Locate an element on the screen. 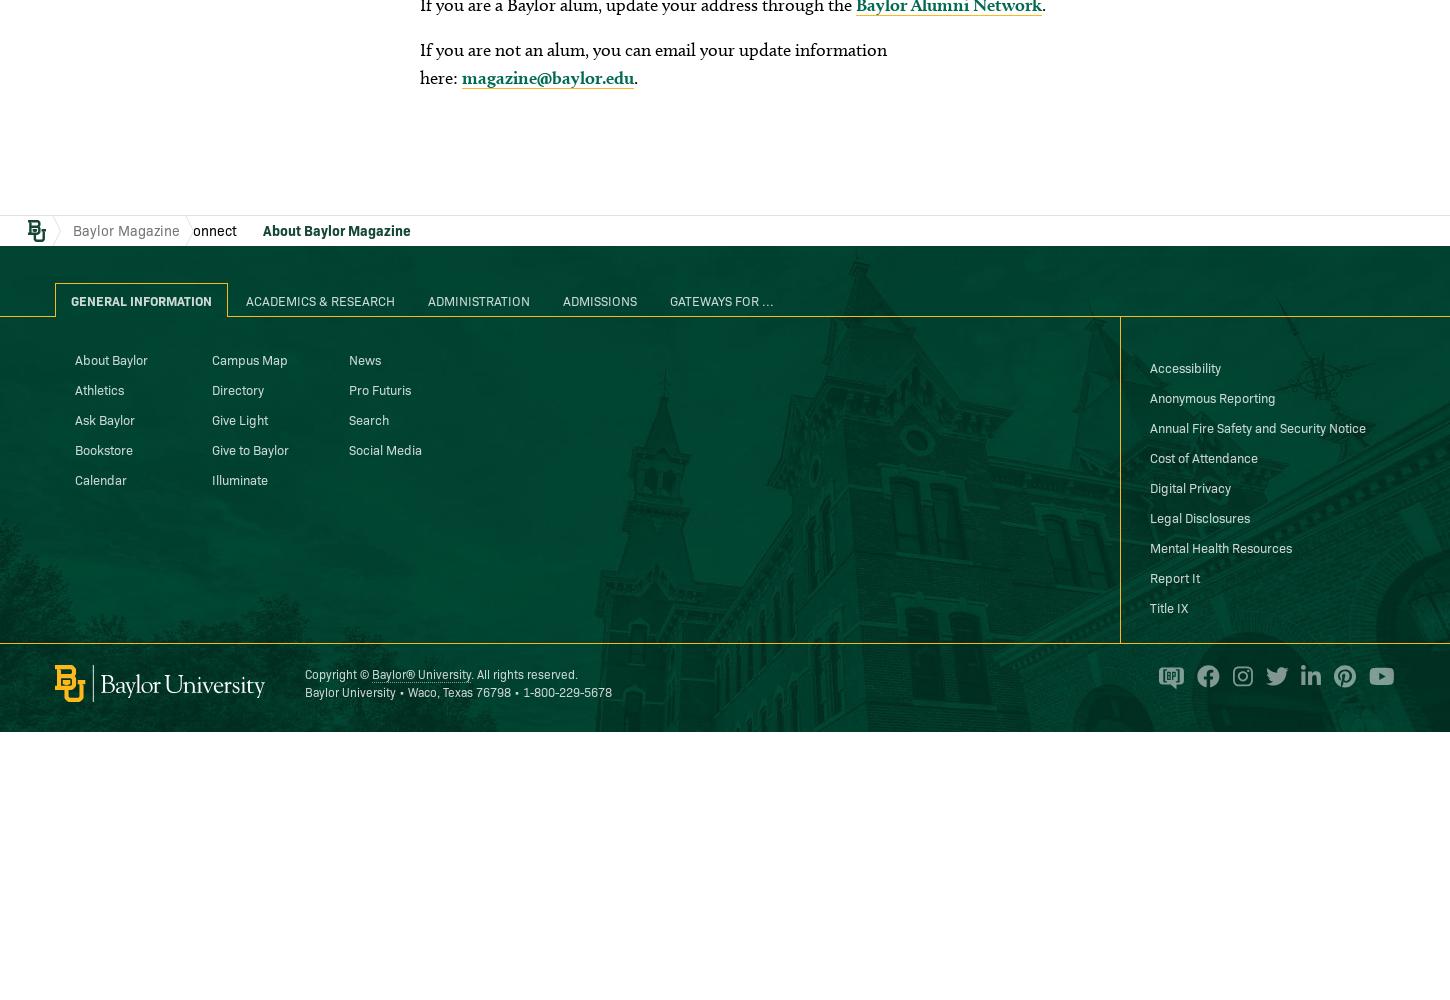 This screenshot has height=1000, width=1450. 'Annual Fire Safety and Security Notice' is located at coordinates (1148, 426).